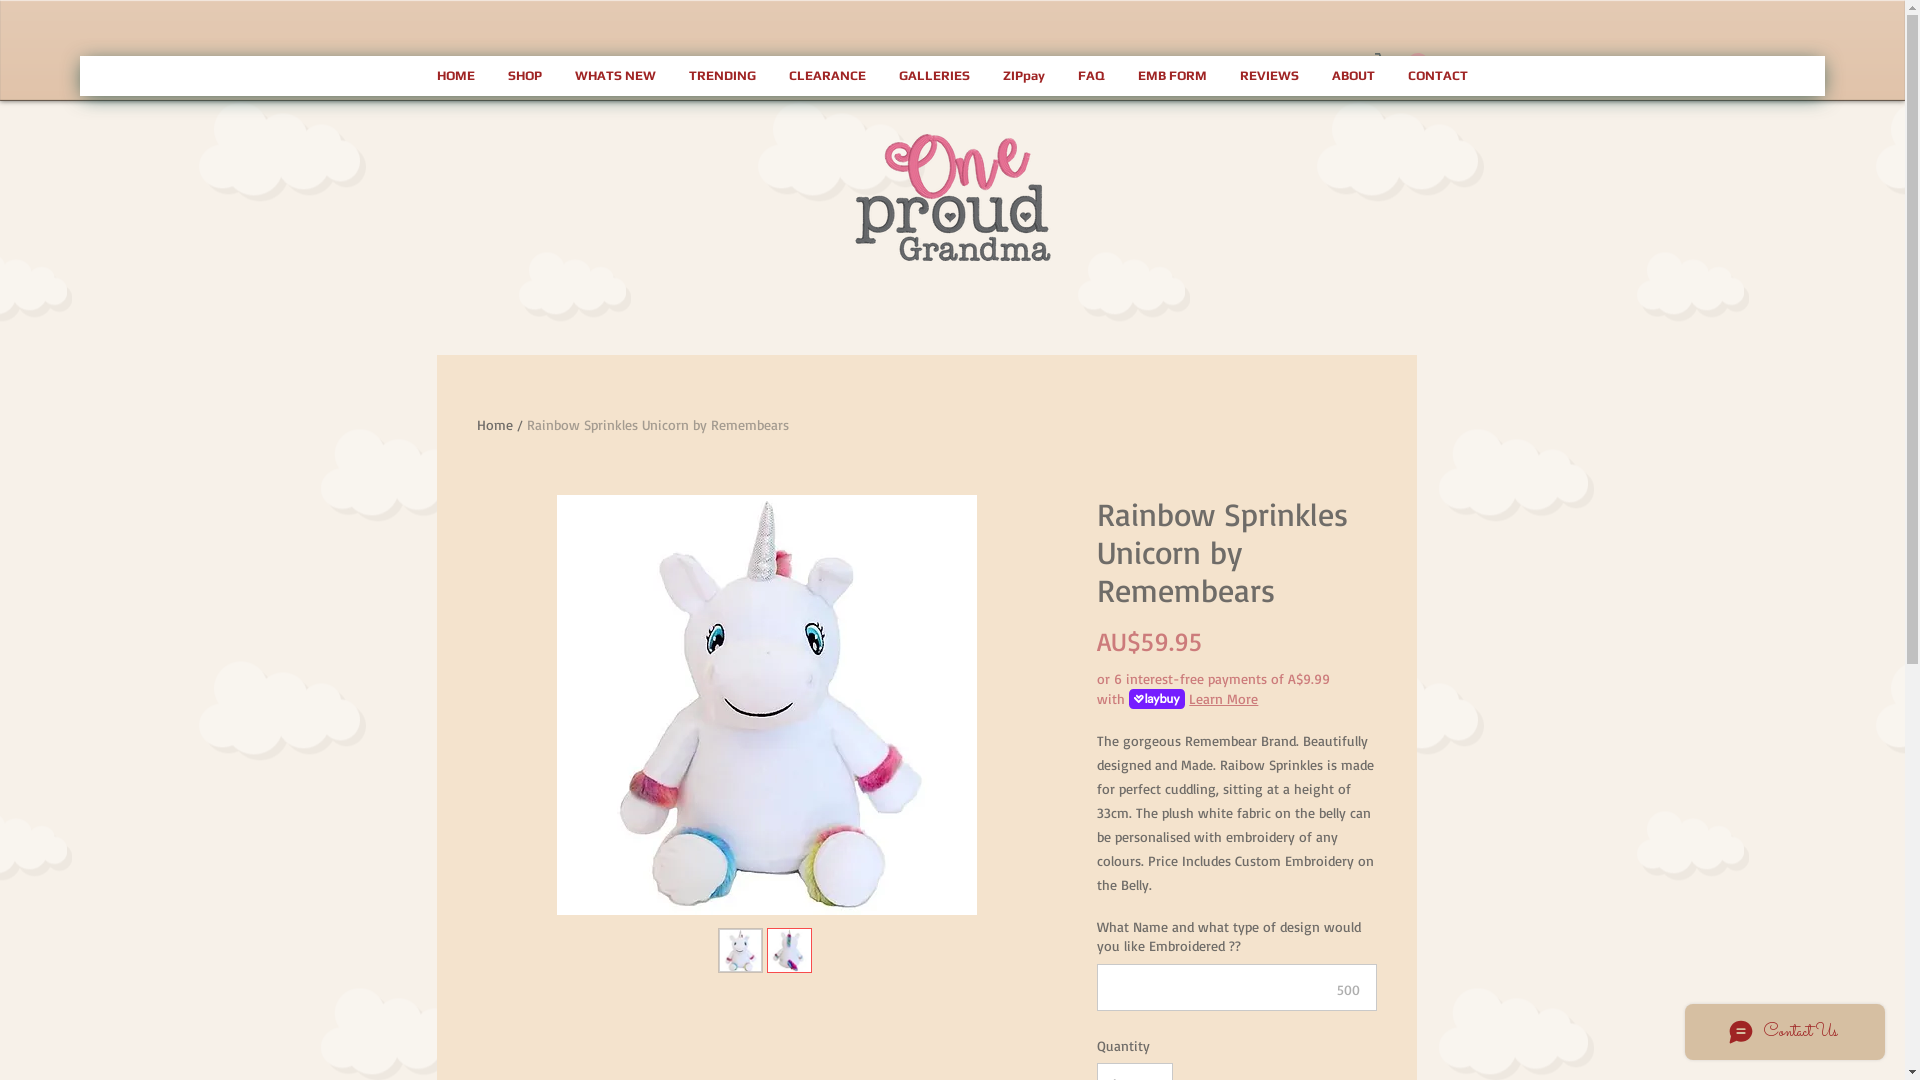 The image size is (1920, 1080). I want to click on 'GALLERIES', so click(933, 75).